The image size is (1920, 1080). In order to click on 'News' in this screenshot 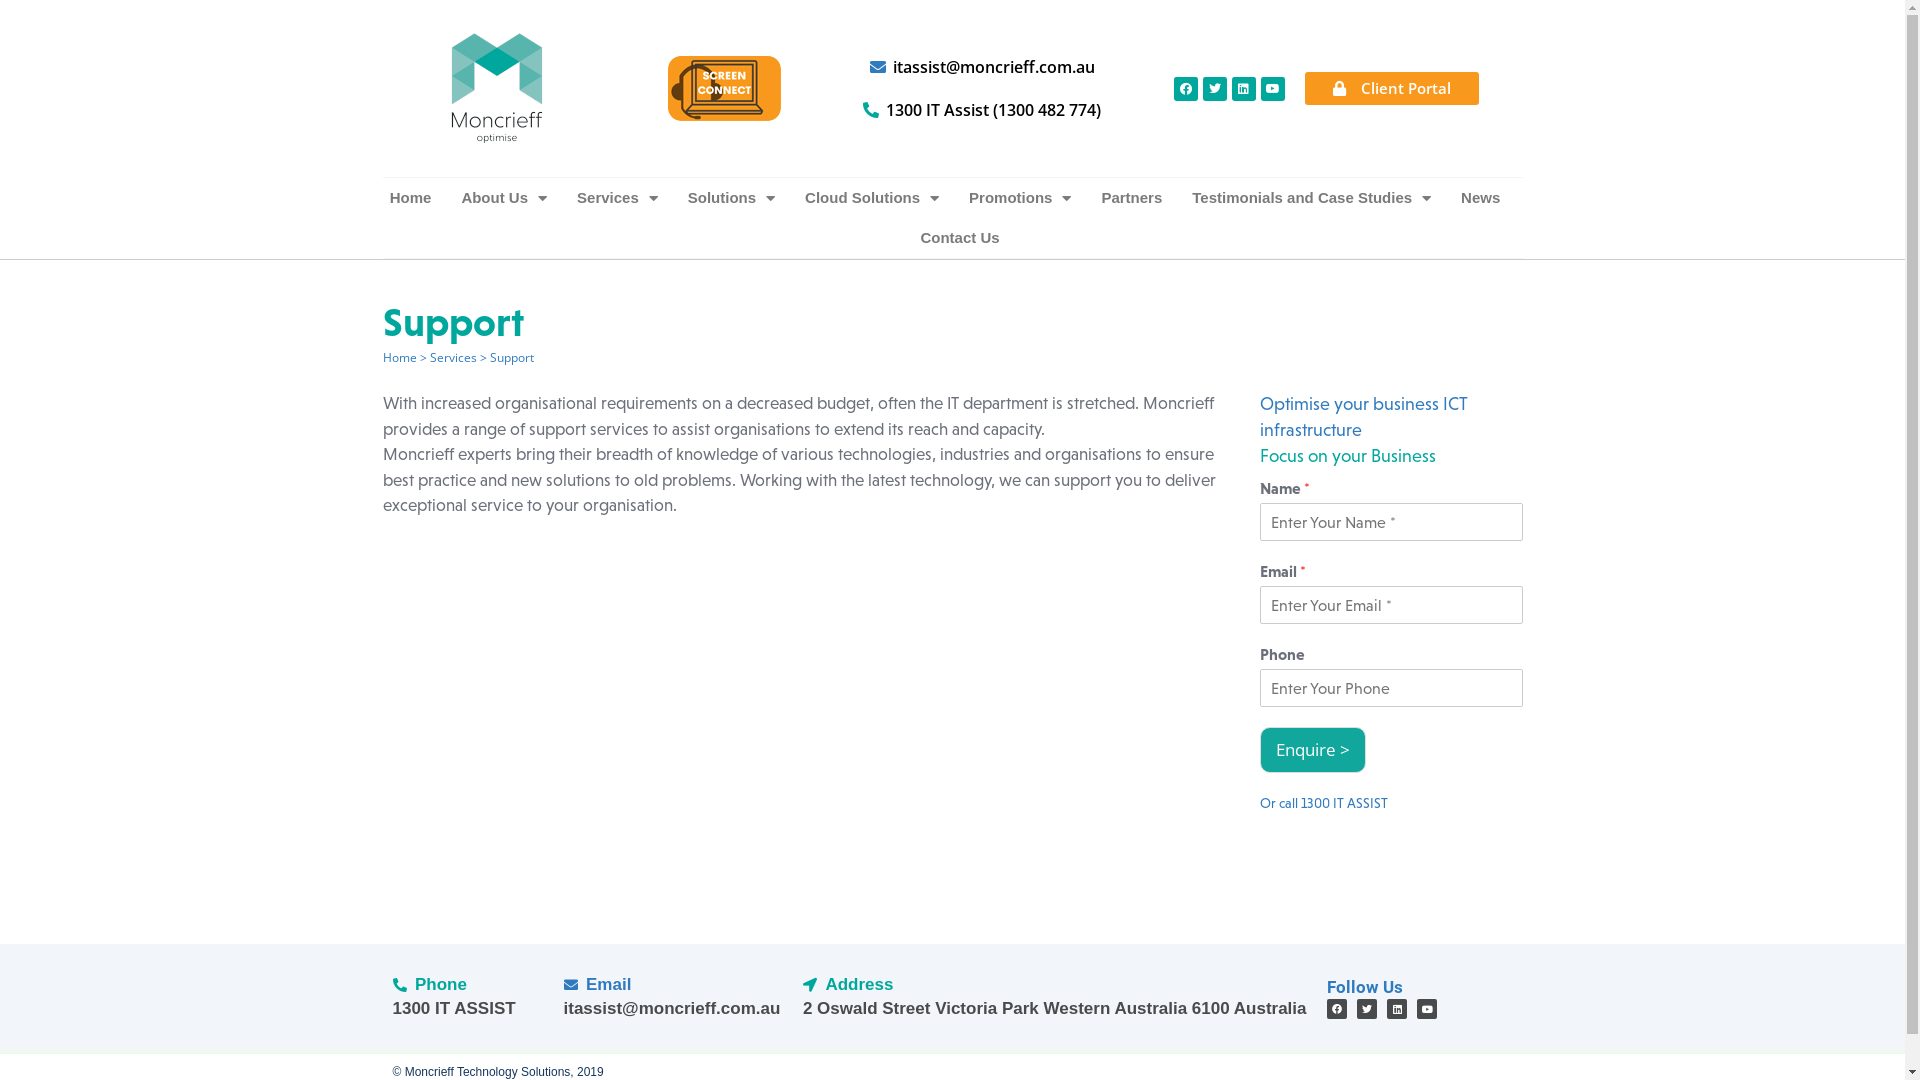, I will do `click(1480, 197)`.